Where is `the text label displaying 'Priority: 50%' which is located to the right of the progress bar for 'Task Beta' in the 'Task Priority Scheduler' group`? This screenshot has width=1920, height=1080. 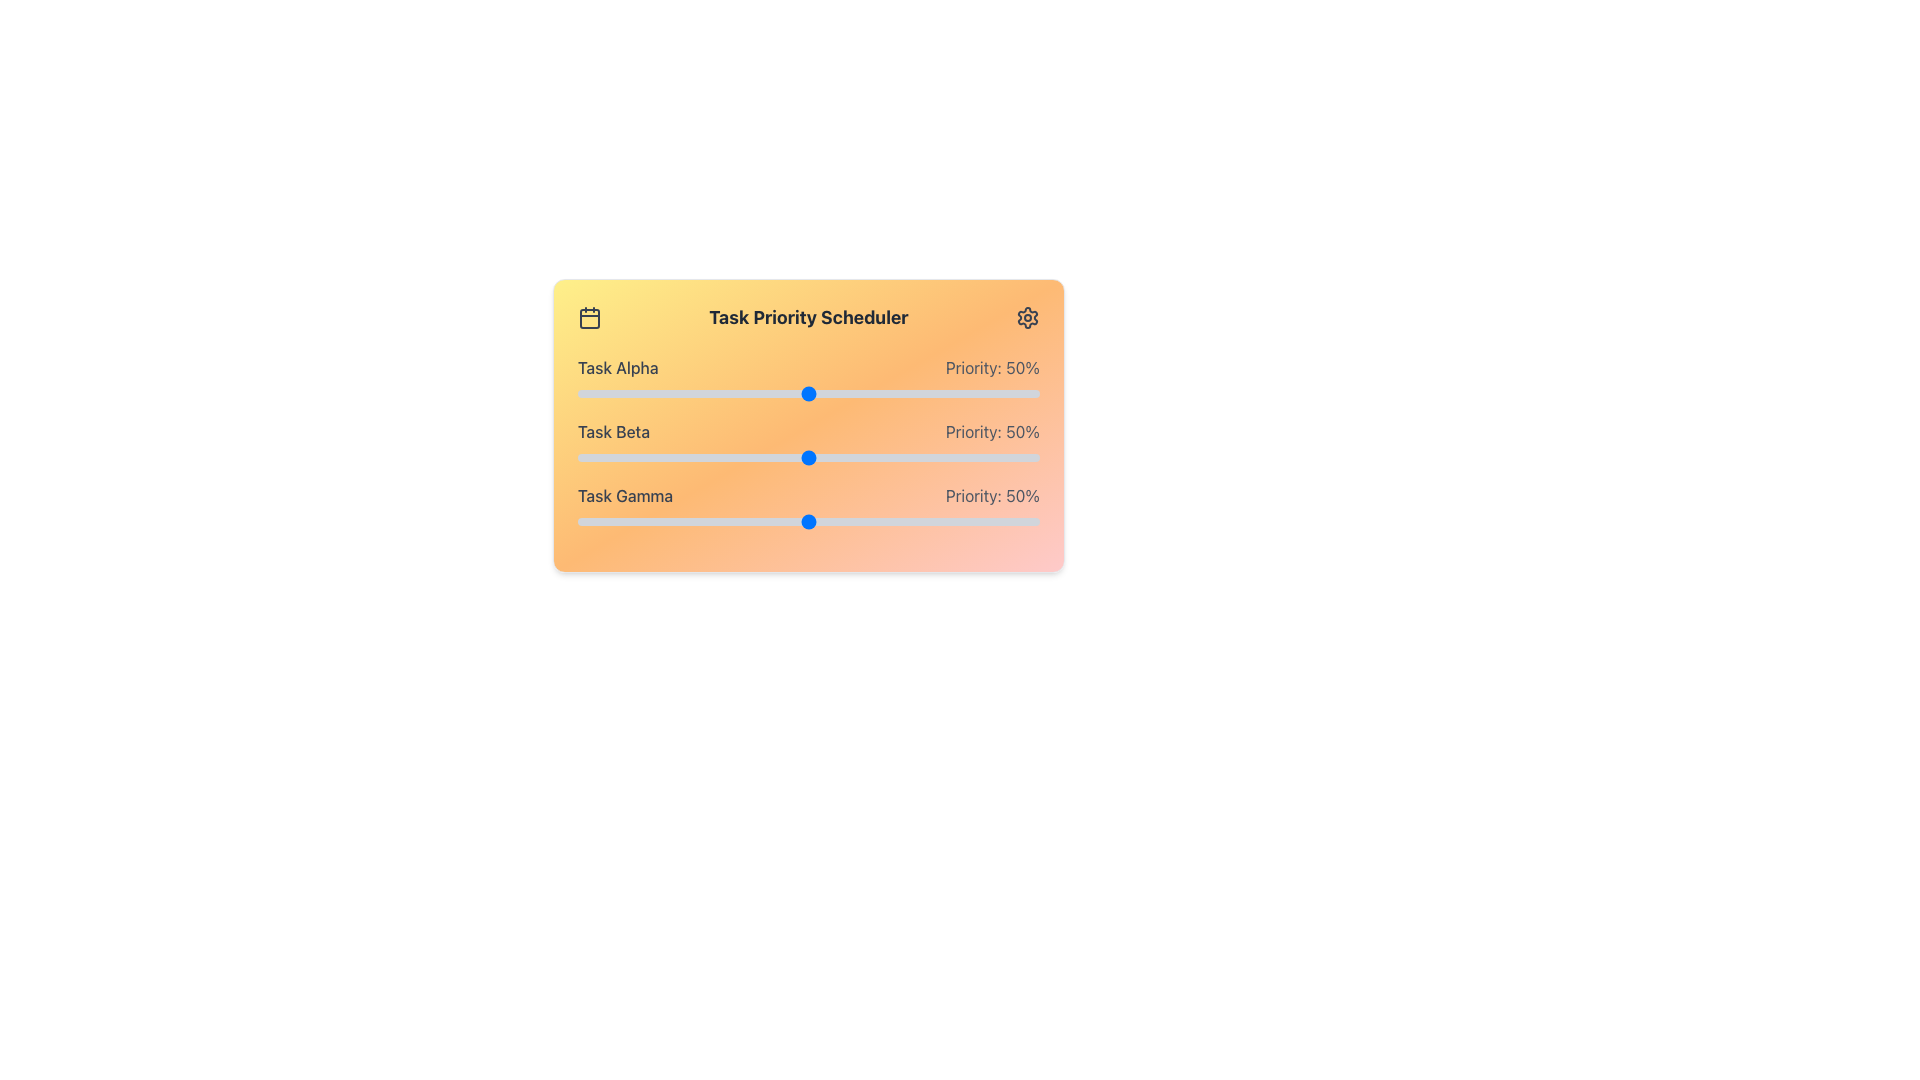 the text label displaying 'Priority: 50%' which is located to the right of the progress bar for 'Task Beta' in the 'Task Priority Scheduler' group is located at coordinates (992, 431).